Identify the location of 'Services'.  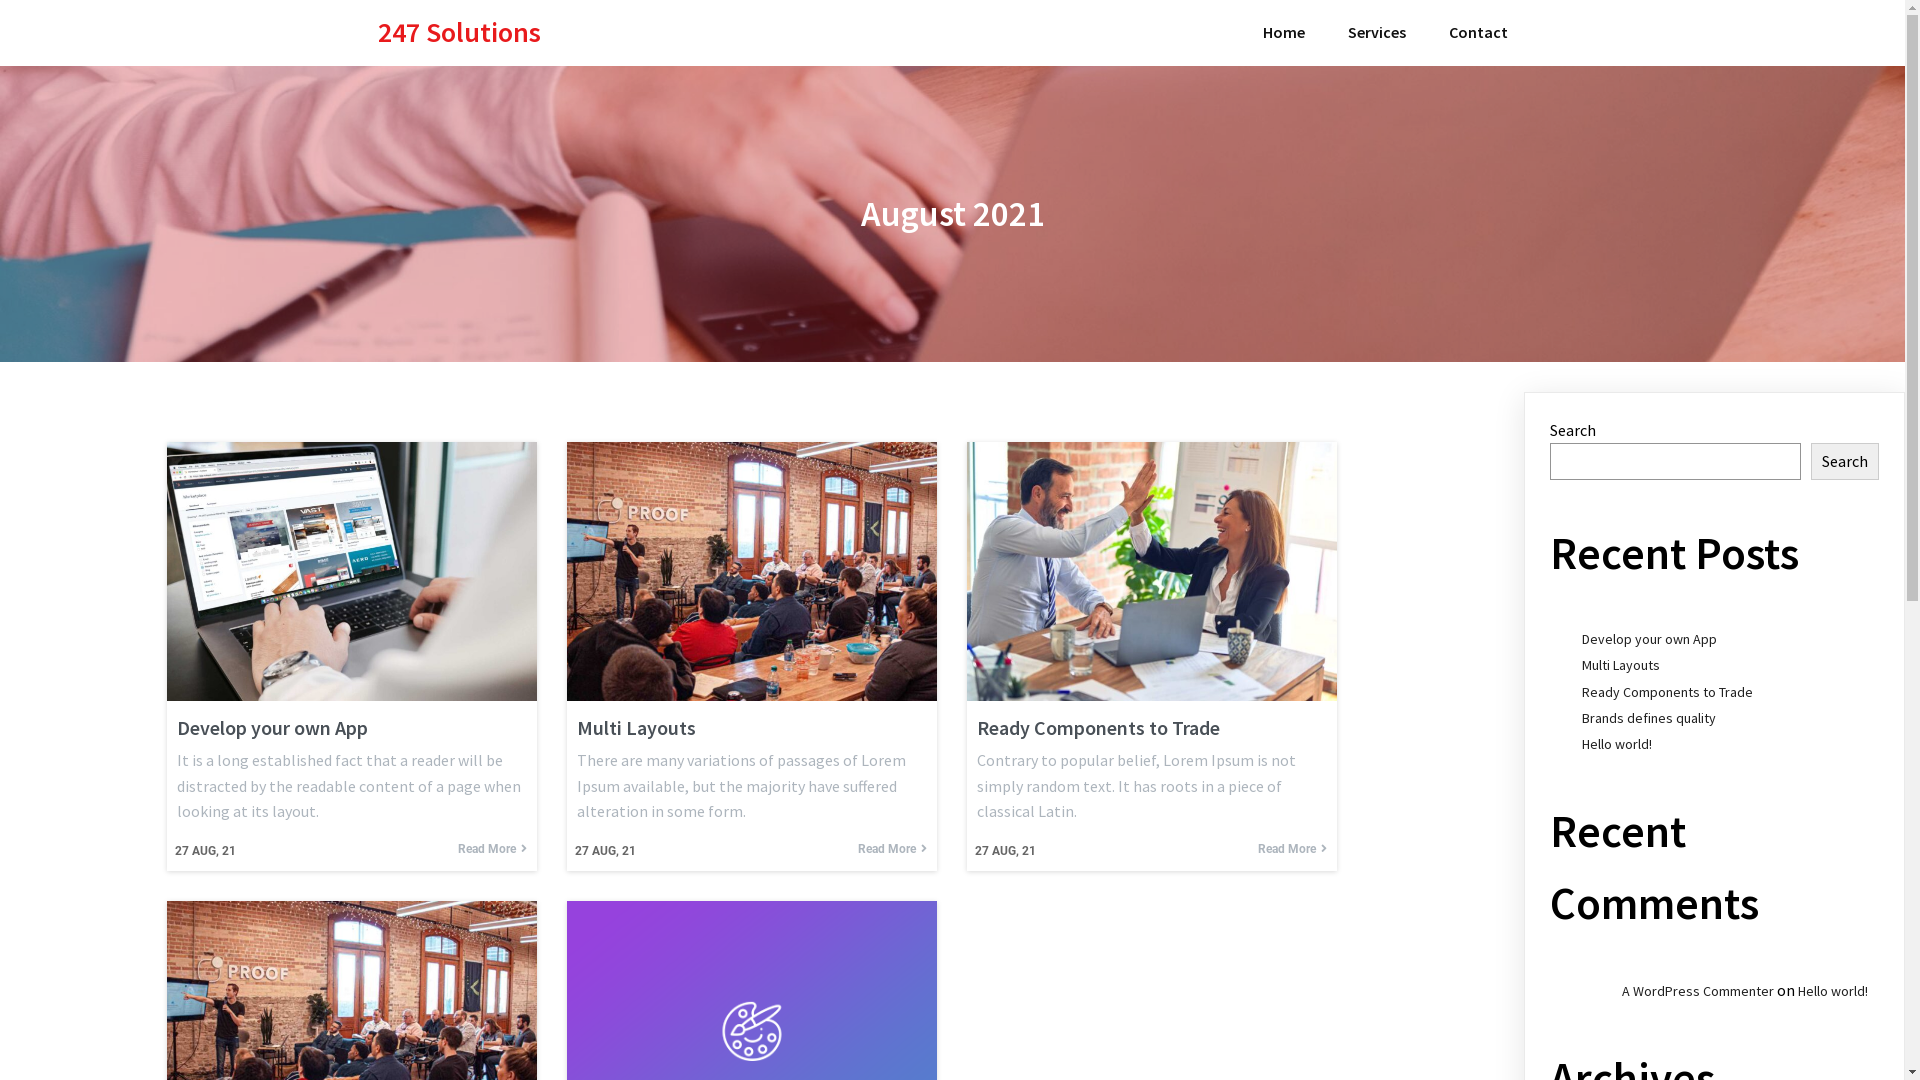
(1328, 33).